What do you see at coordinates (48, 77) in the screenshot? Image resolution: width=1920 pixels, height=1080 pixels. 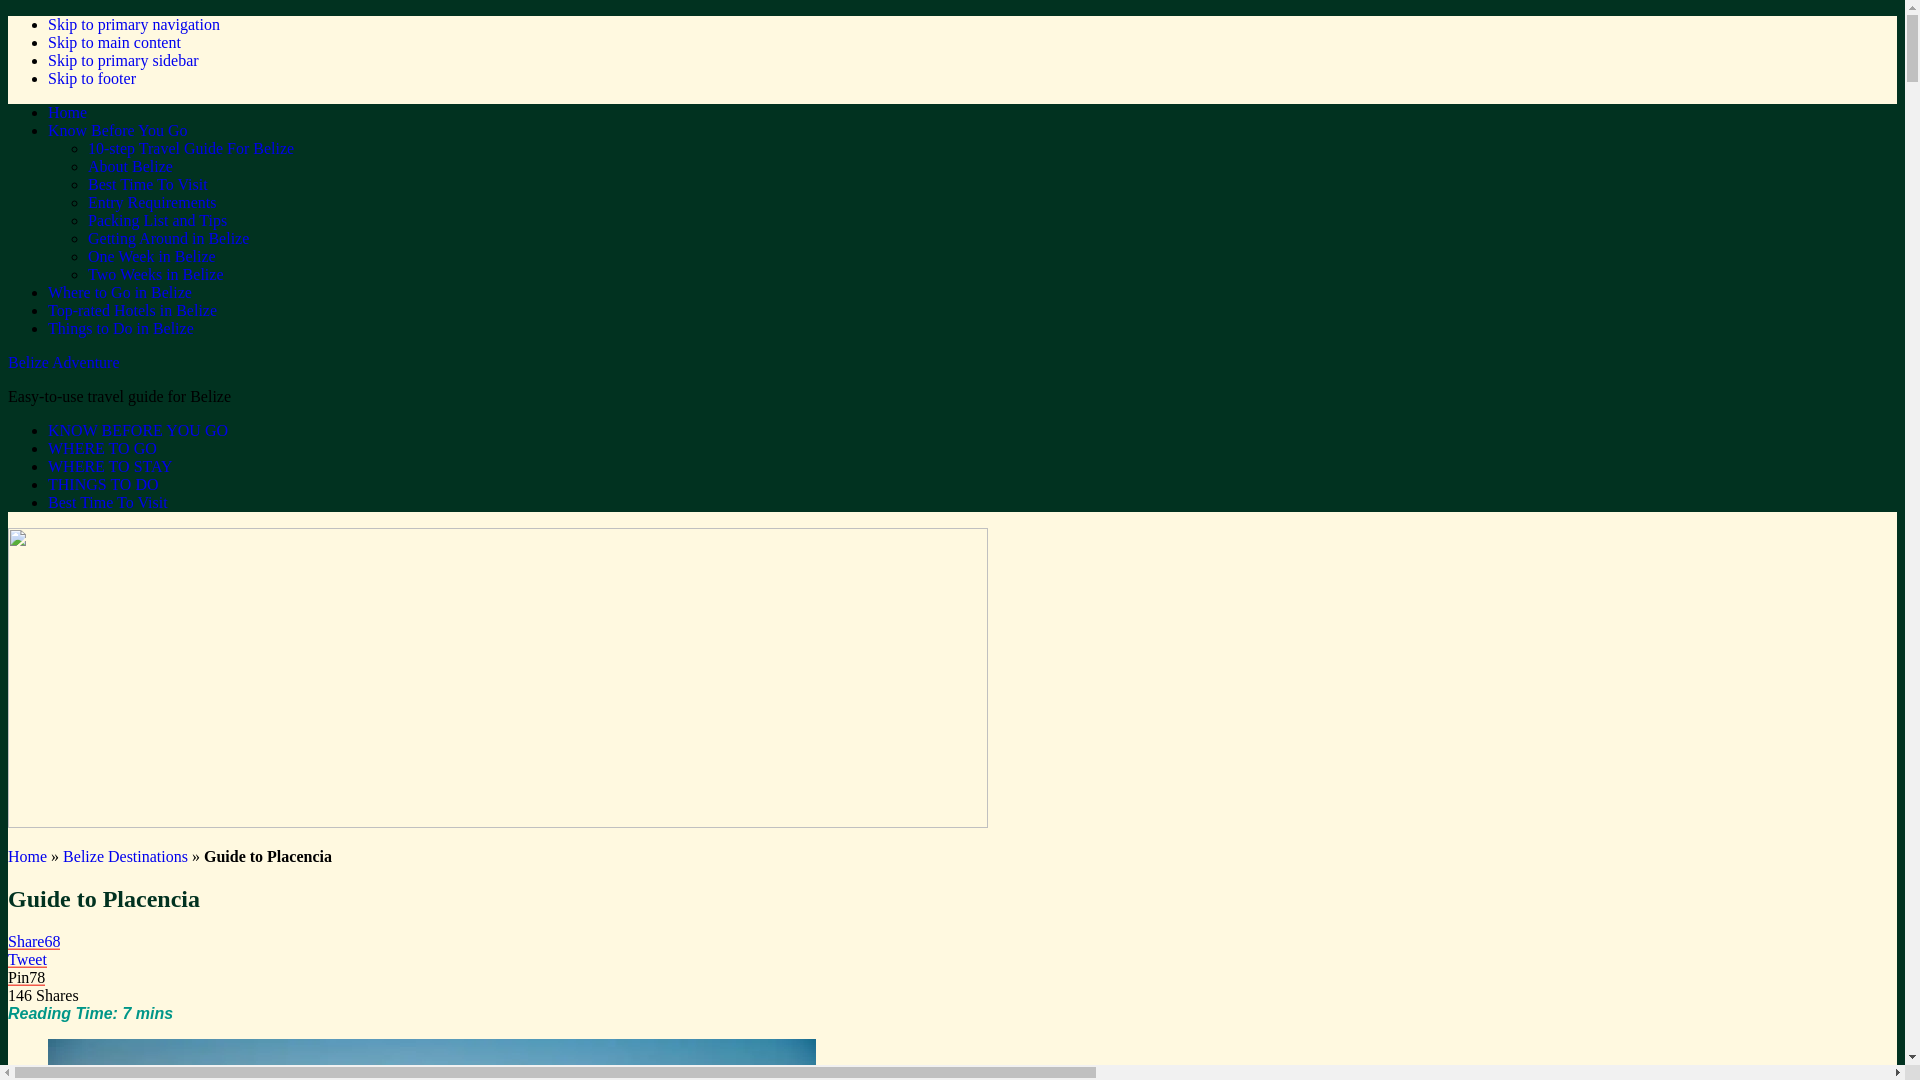 I see `'Skip to footer'` at bounding box center [48, 77].